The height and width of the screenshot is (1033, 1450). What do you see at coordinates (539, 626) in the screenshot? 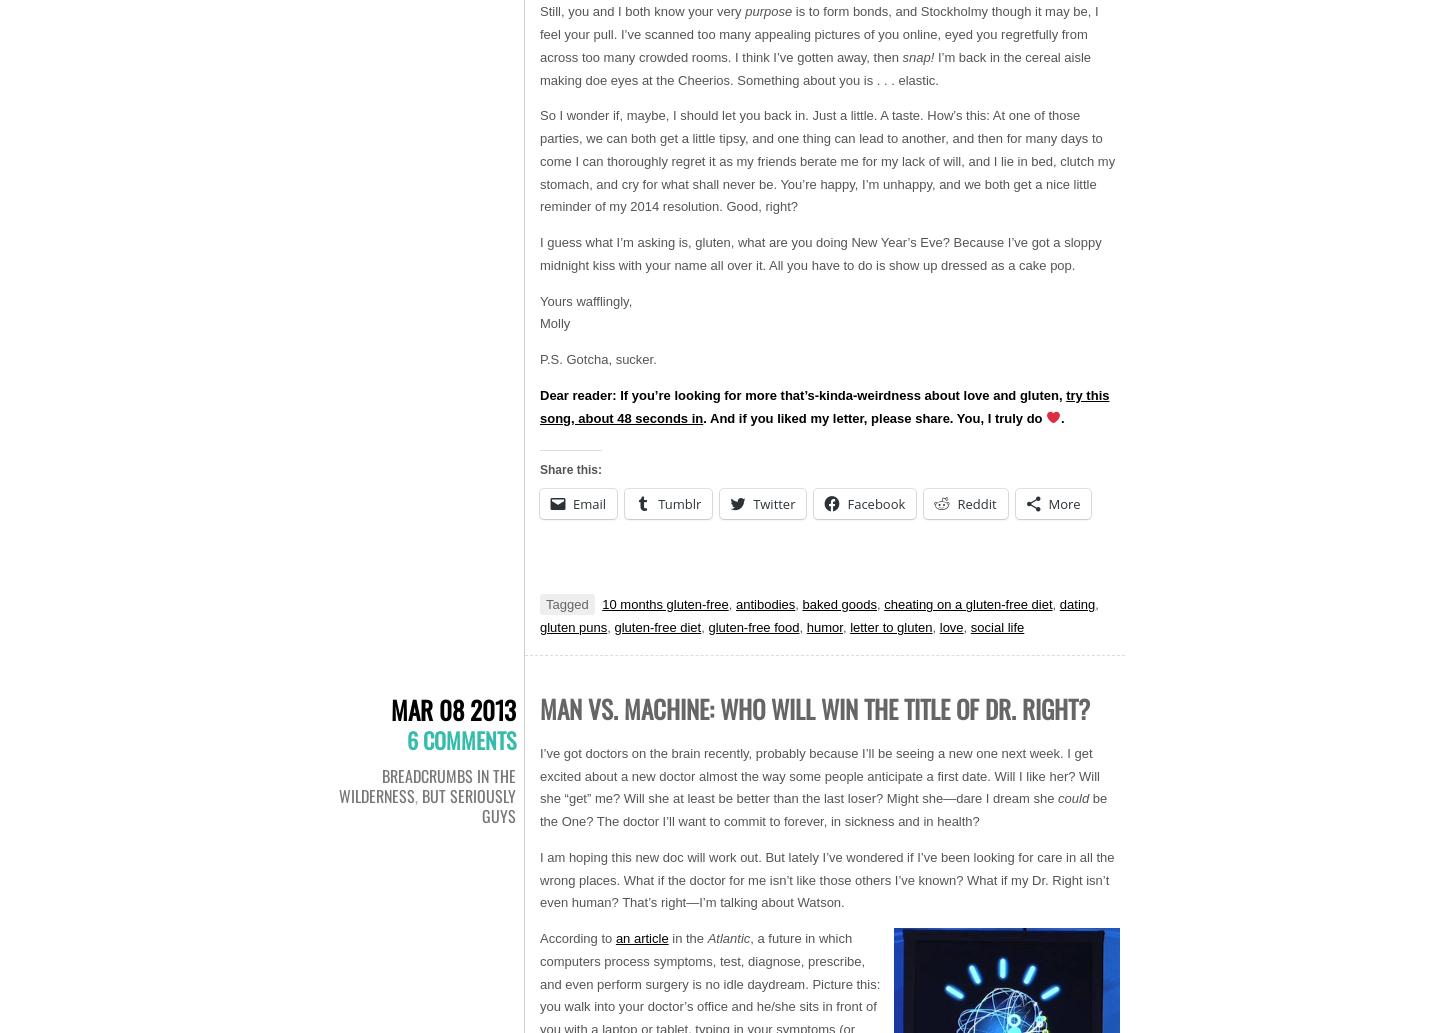
I see `'gluten puns'` at bounding box center [539, 626].